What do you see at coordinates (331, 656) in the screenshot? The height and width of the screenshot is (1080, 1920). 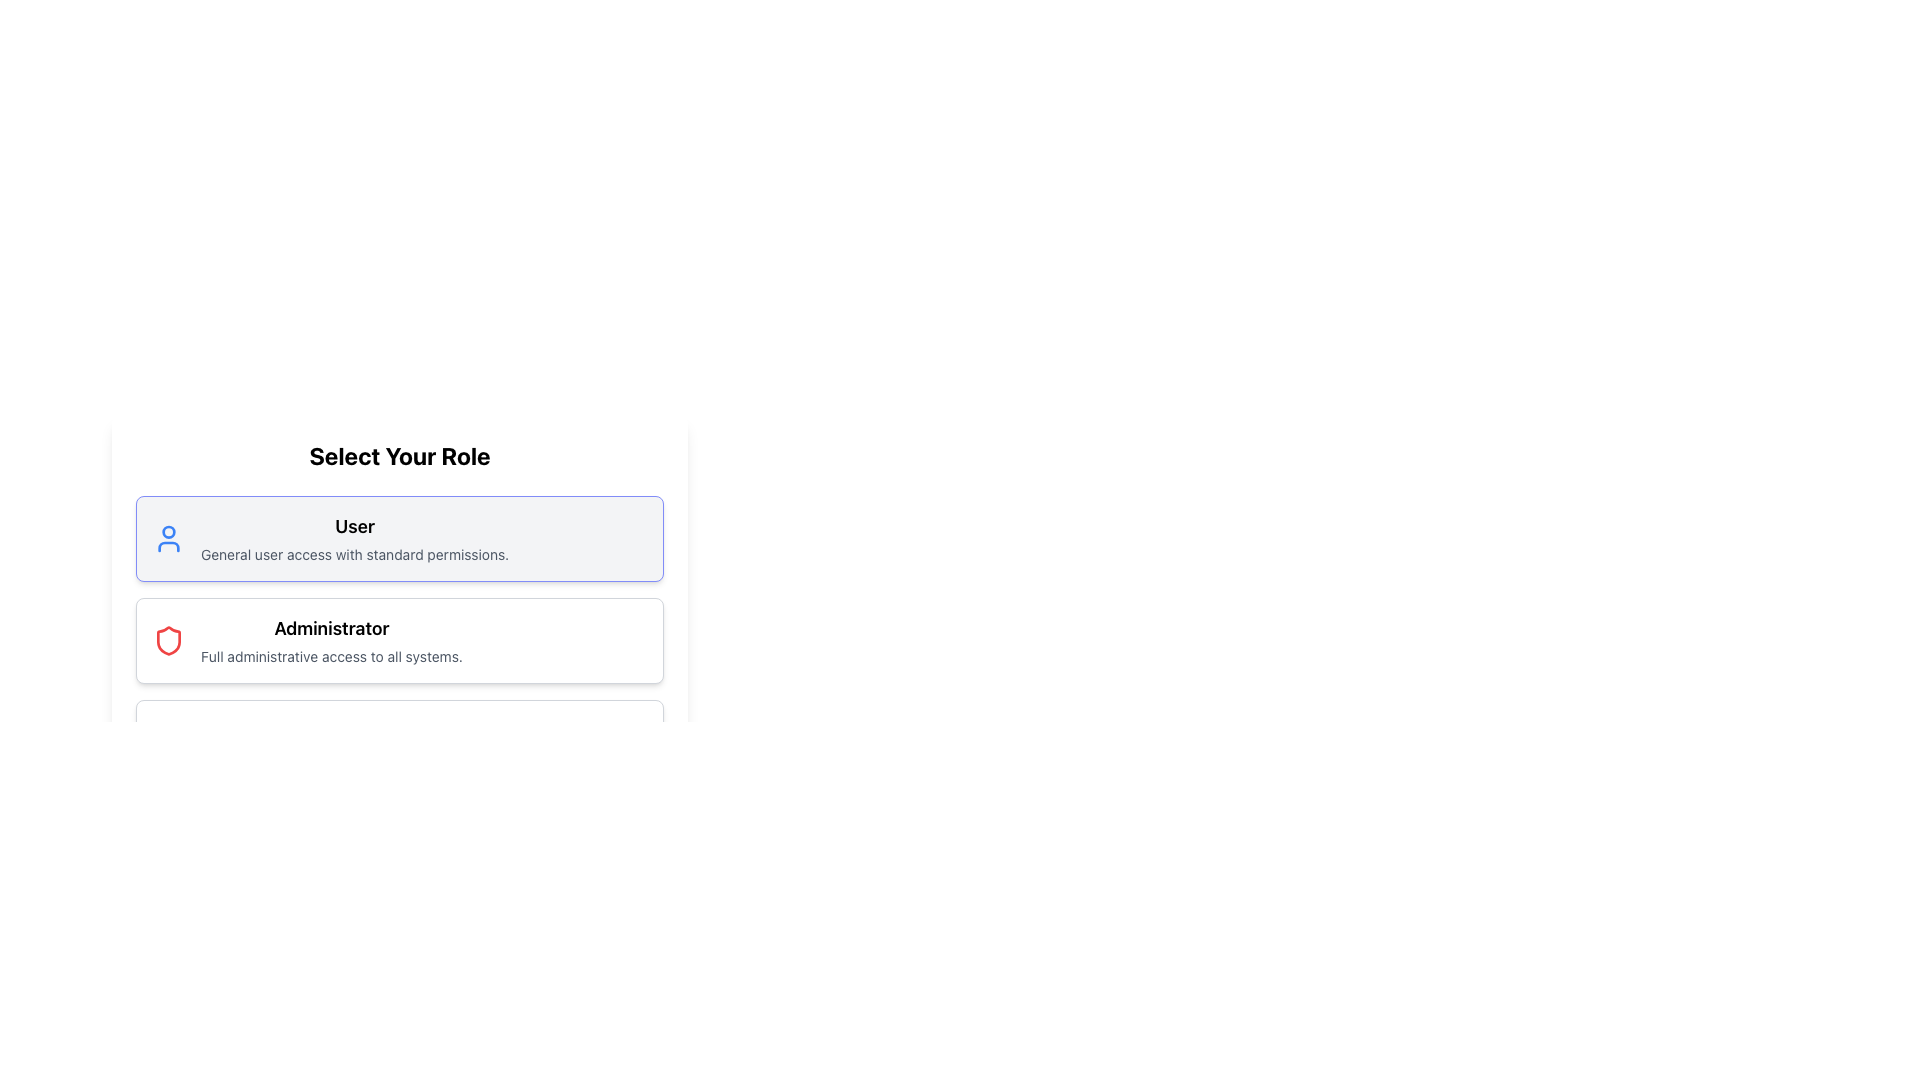 I see `the text label stating 'Full administrative access to all systems.' which is located below the 'Administrator' text within the second card of the 'Select Your Role' interface` at bounding box center [331, 656].